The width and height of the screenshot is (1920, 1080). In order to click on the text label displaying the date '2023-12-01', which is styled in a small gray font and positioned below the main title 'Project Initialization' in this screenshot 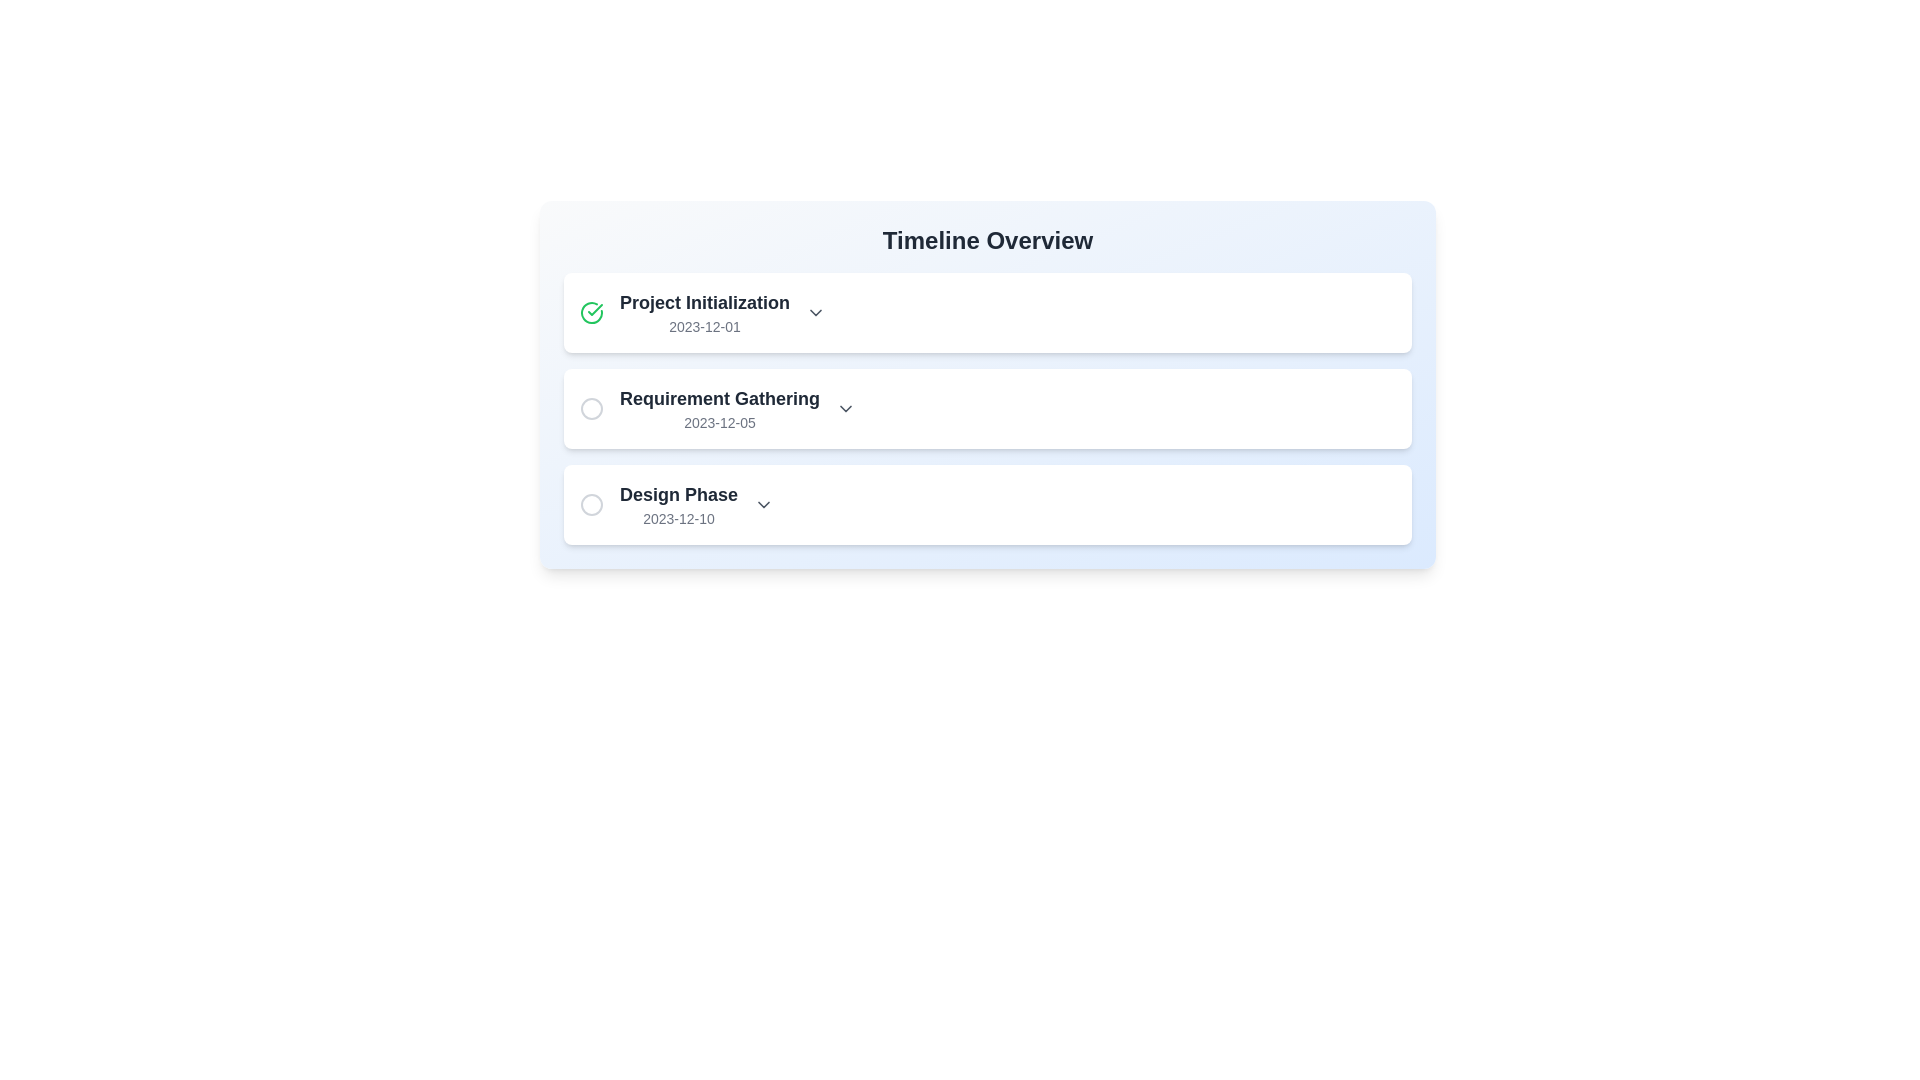, I will do `click(705, 326)`.